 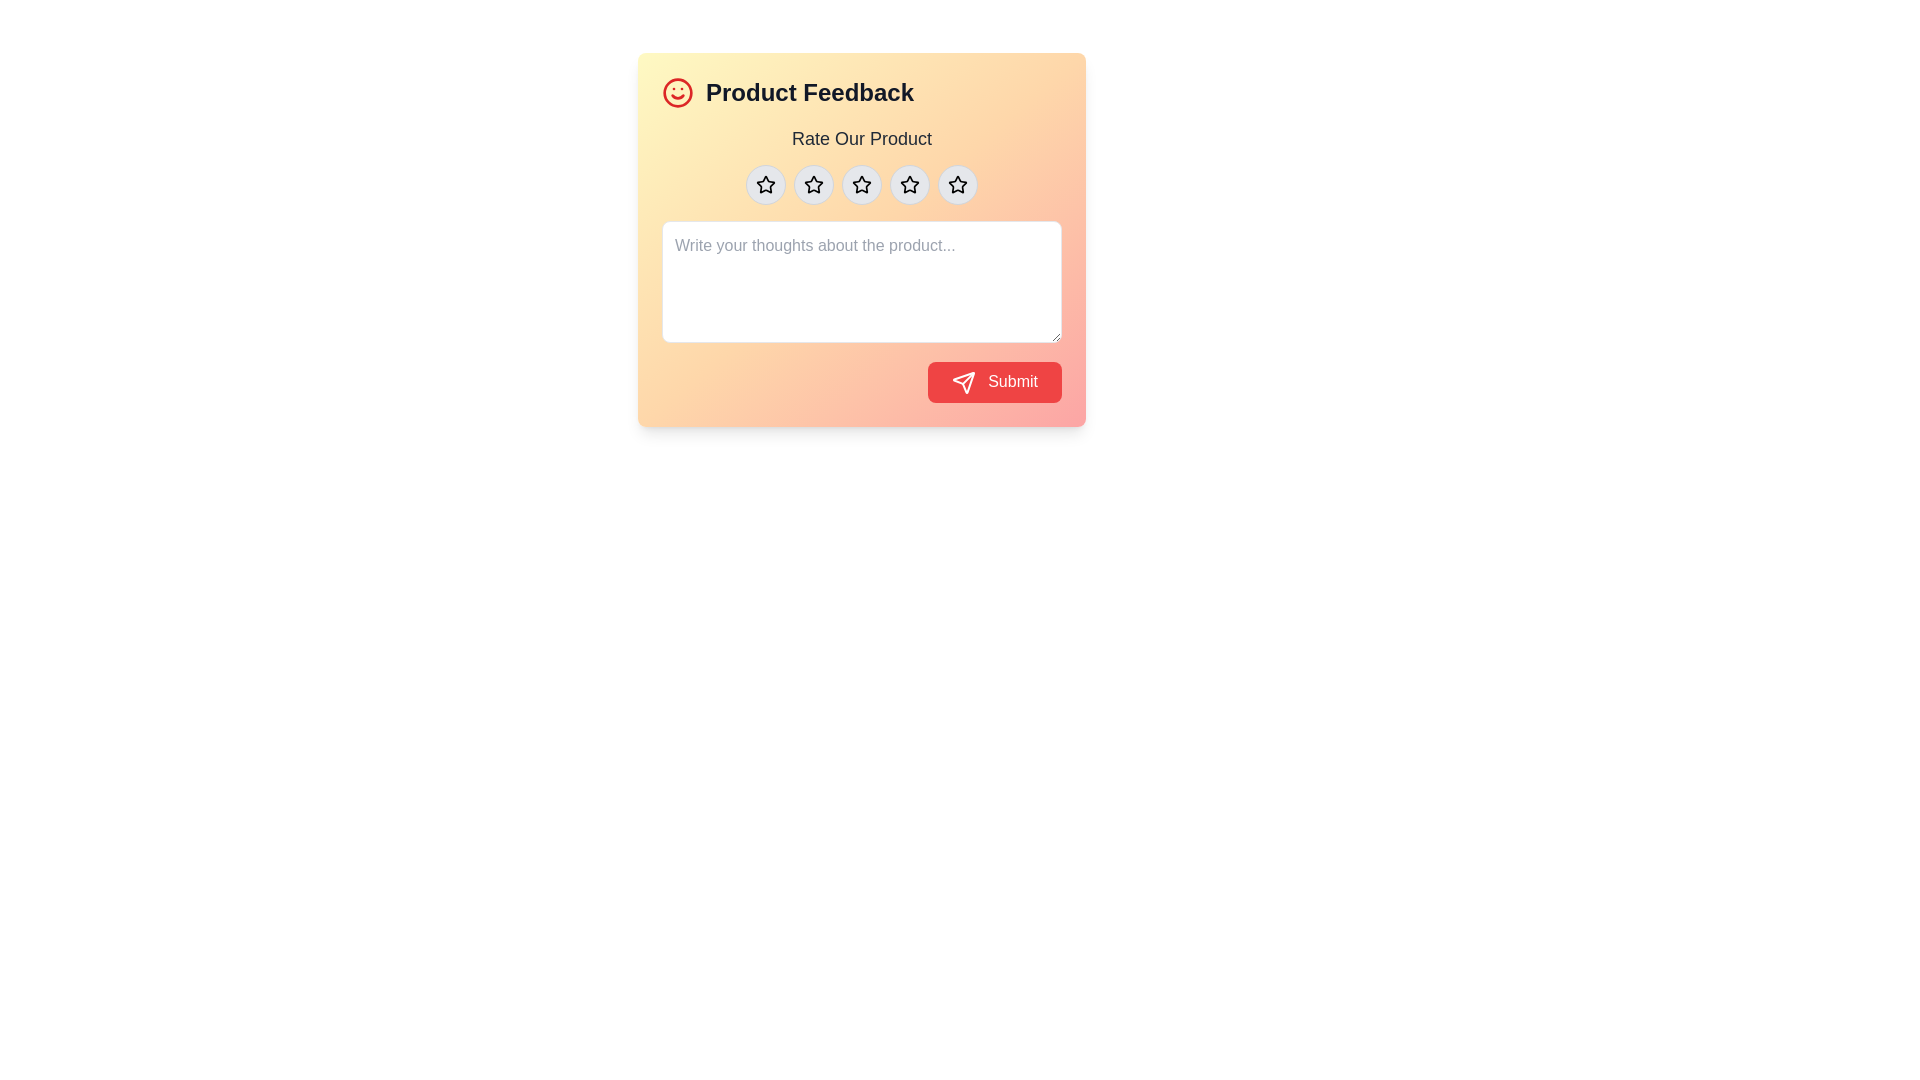 I want to click on the fourth star icon in the horizontal arrangement under the text 'Rate Our Product', so click(x=909, y=185).